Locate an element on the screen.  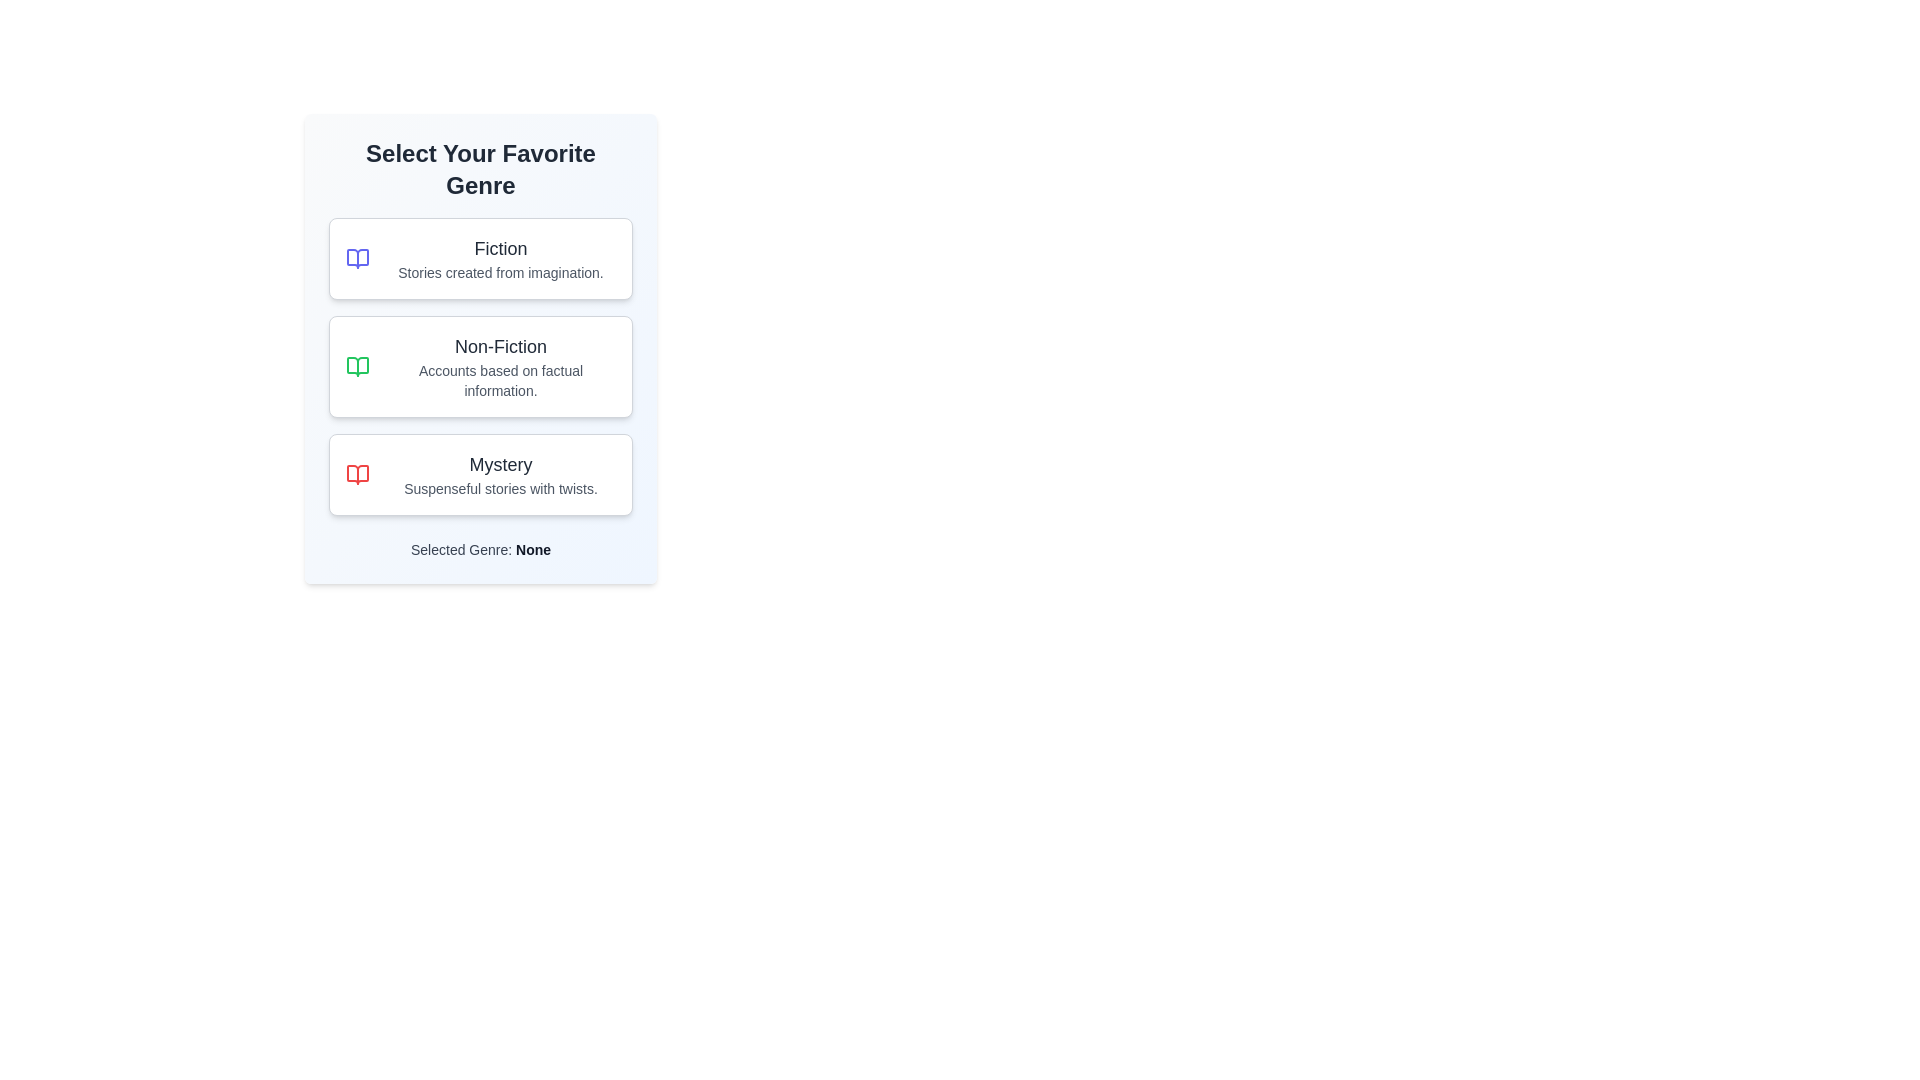
text label that serves as the title for the 'Mystery' card, located at the top of the third card in a vertically stacked list is located at coordinates (500, 465).